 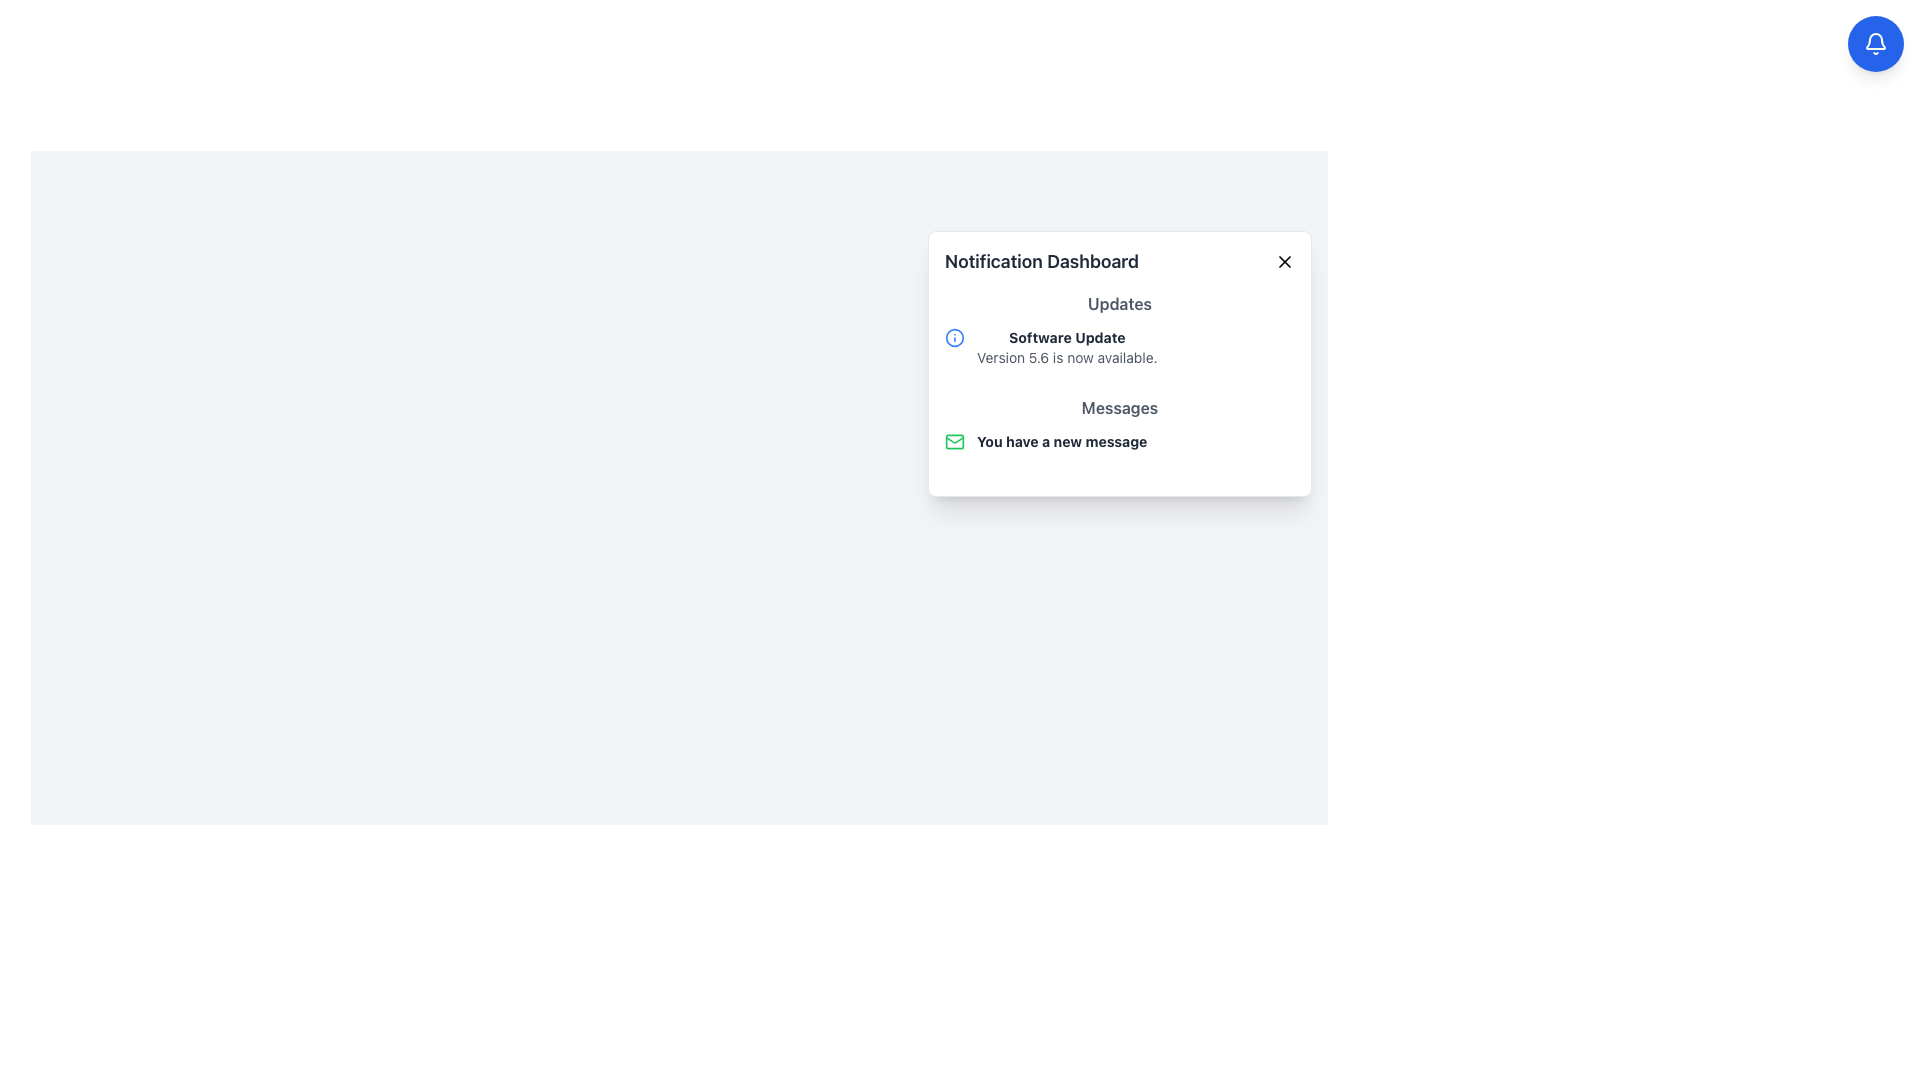 What do you see at coordinates (954, 337) in the screenshot?
I see `the SVG Circle element representing an information symbol located at the upper-right side of the interface` at bounding box center [954, 337].